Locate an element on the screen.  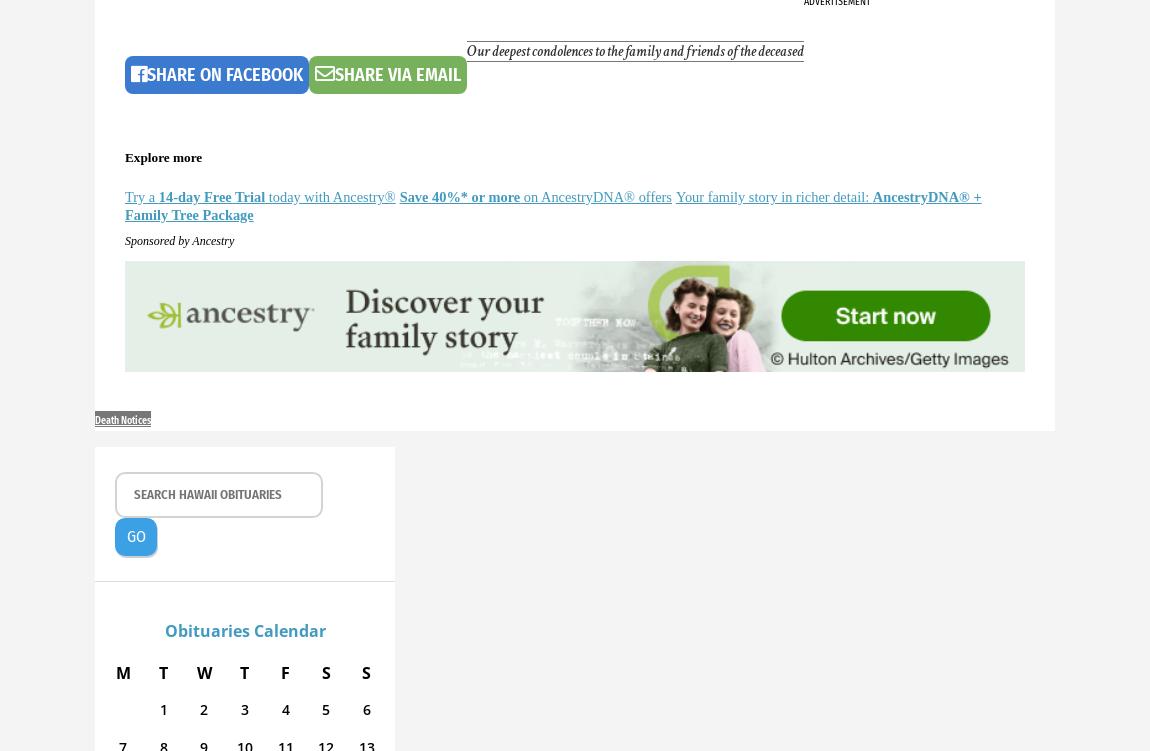
'AncestryDNA® + Family Tree Package' is located at coordinates (553, 205).